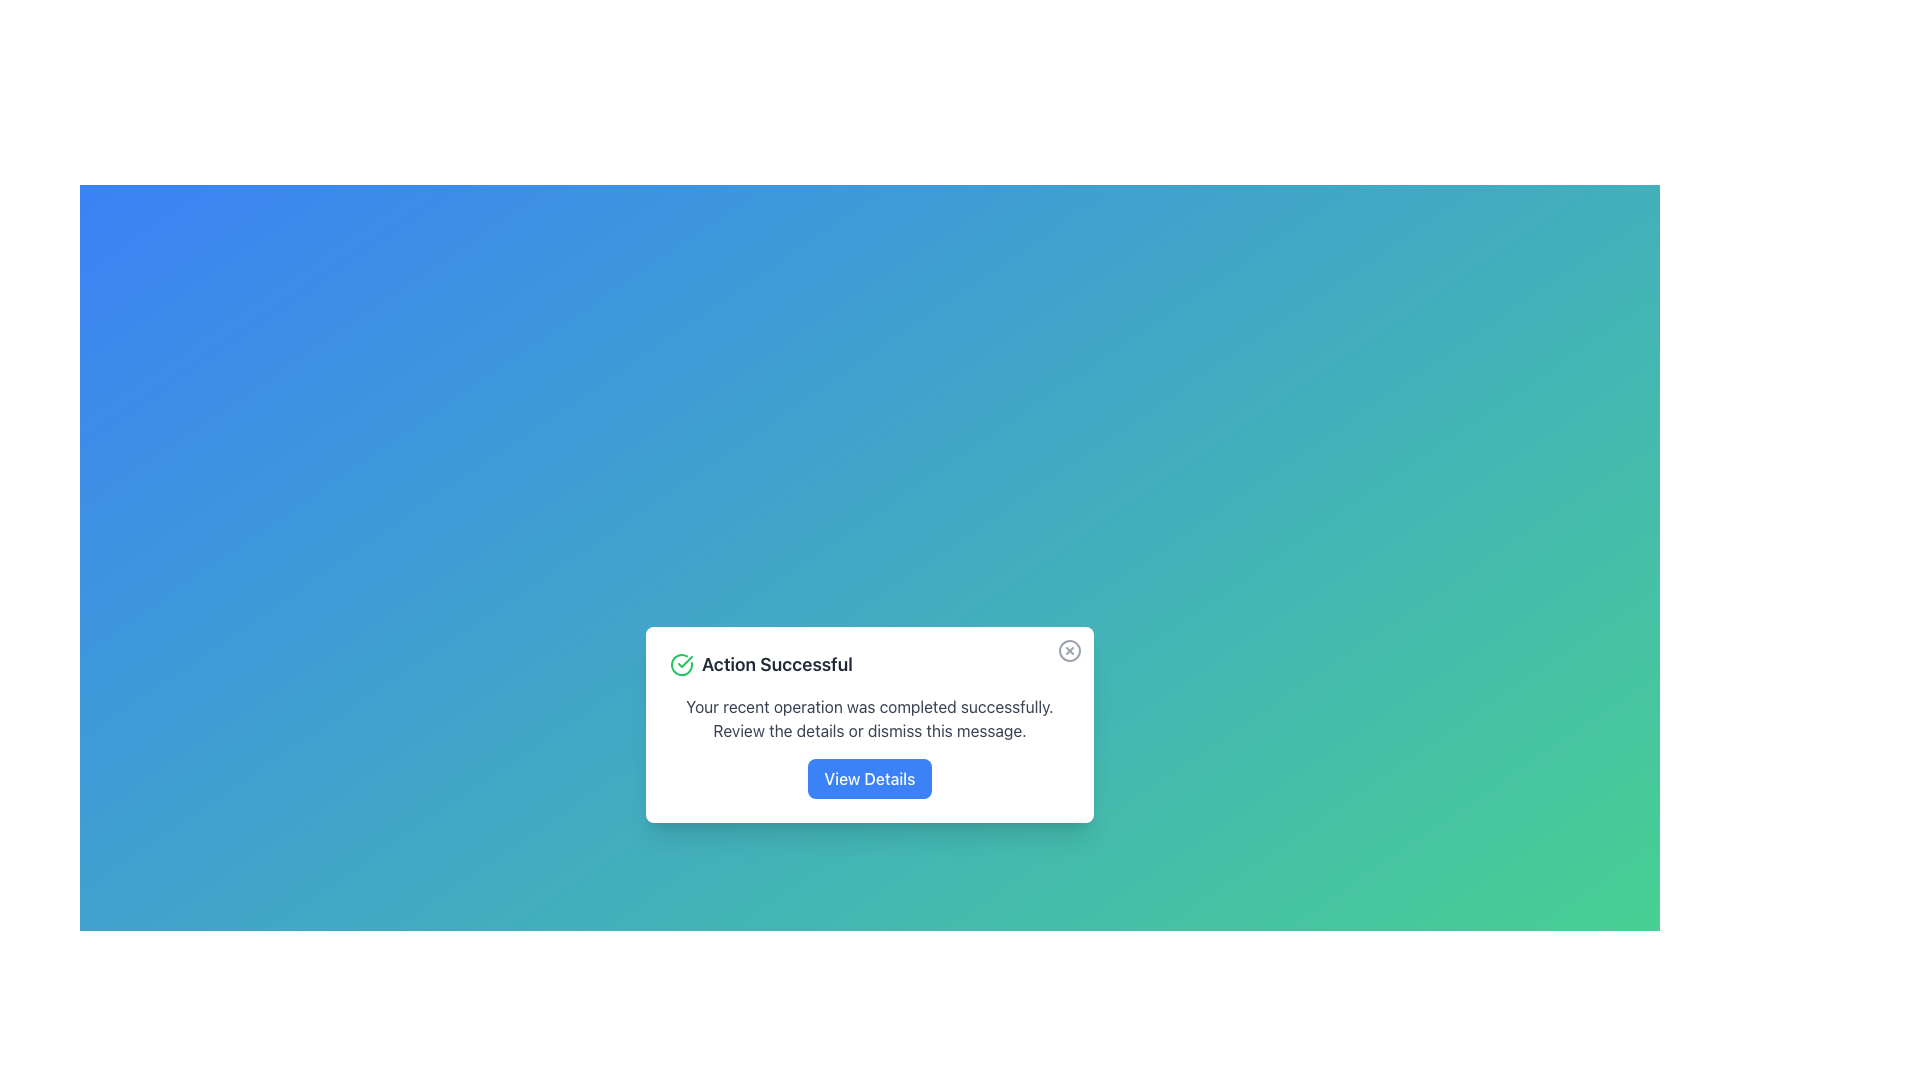 The image size is (1920, 1080). Describe the element at coordinates (1069, 651) in the screenshot. I see `the dismiss button located at the top-right corner of the modal that displays the message 'Action Successful'` at that location.